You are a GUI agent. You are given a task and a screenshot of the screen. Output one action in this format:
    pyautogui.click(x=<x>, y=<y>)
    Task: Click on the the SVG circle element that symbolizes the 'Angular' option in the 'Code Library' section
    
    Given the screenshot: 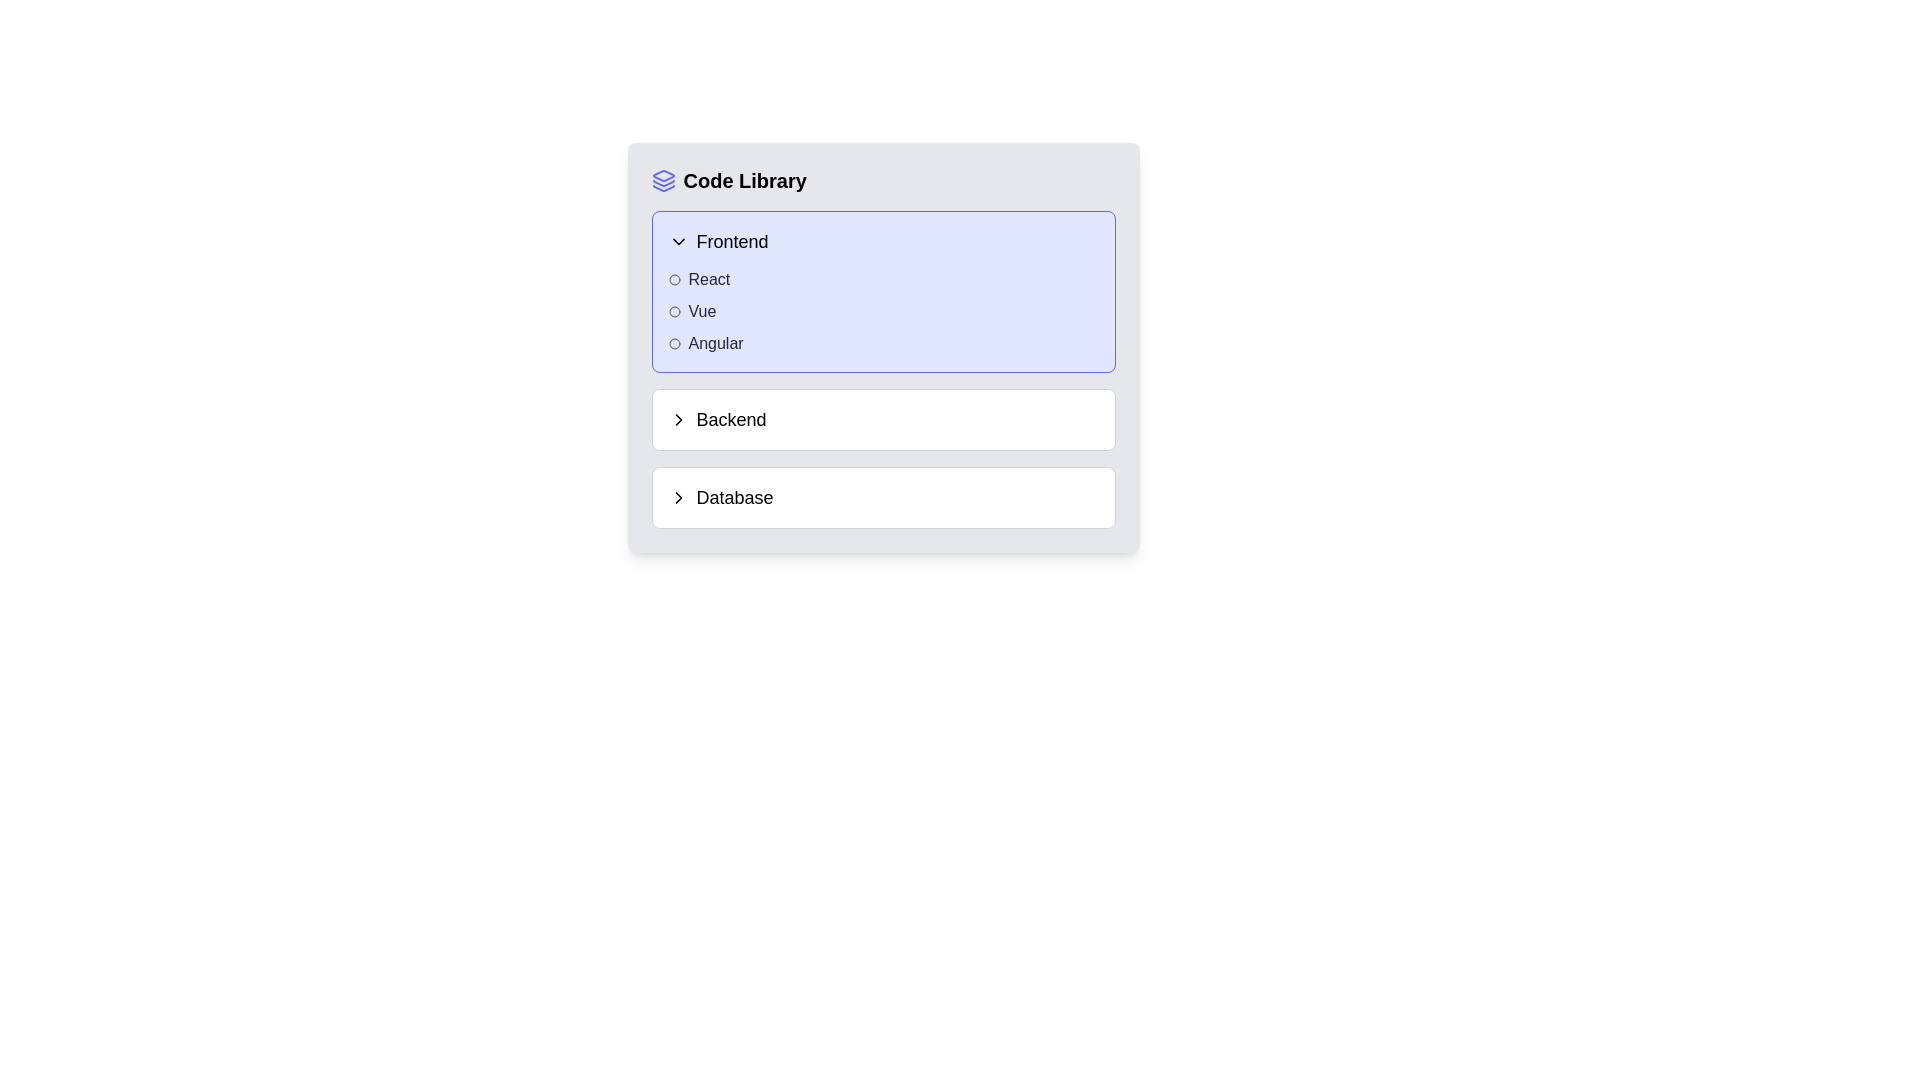 What is the action you would take?
    pyautogui.click(x=674, y=342)
    